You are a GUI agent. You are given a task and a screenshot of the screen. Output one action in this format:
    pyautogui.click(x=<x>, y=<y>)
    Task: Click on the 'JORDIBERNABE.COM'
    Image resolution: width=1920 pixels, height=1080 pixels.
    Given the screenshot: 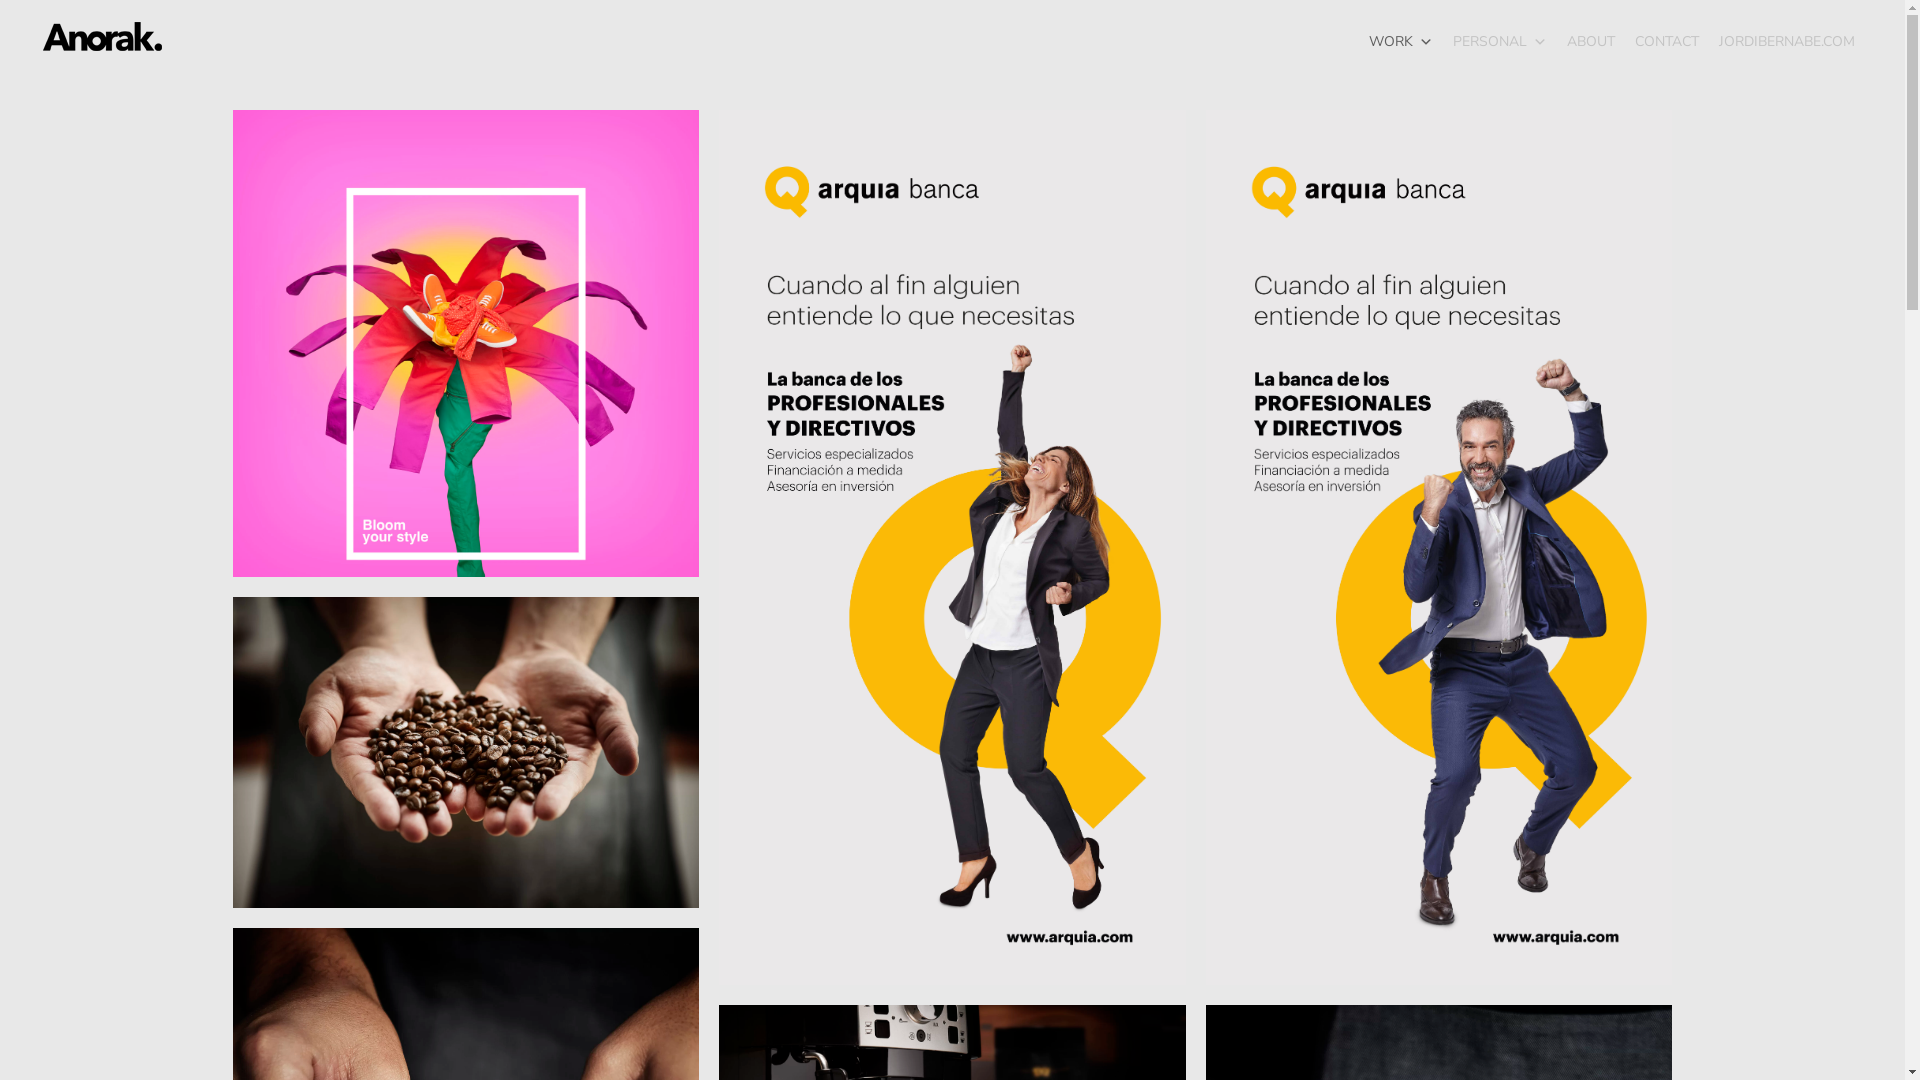 What is the action you would take?
    pyautogui.click(x=1786, y=42)
    